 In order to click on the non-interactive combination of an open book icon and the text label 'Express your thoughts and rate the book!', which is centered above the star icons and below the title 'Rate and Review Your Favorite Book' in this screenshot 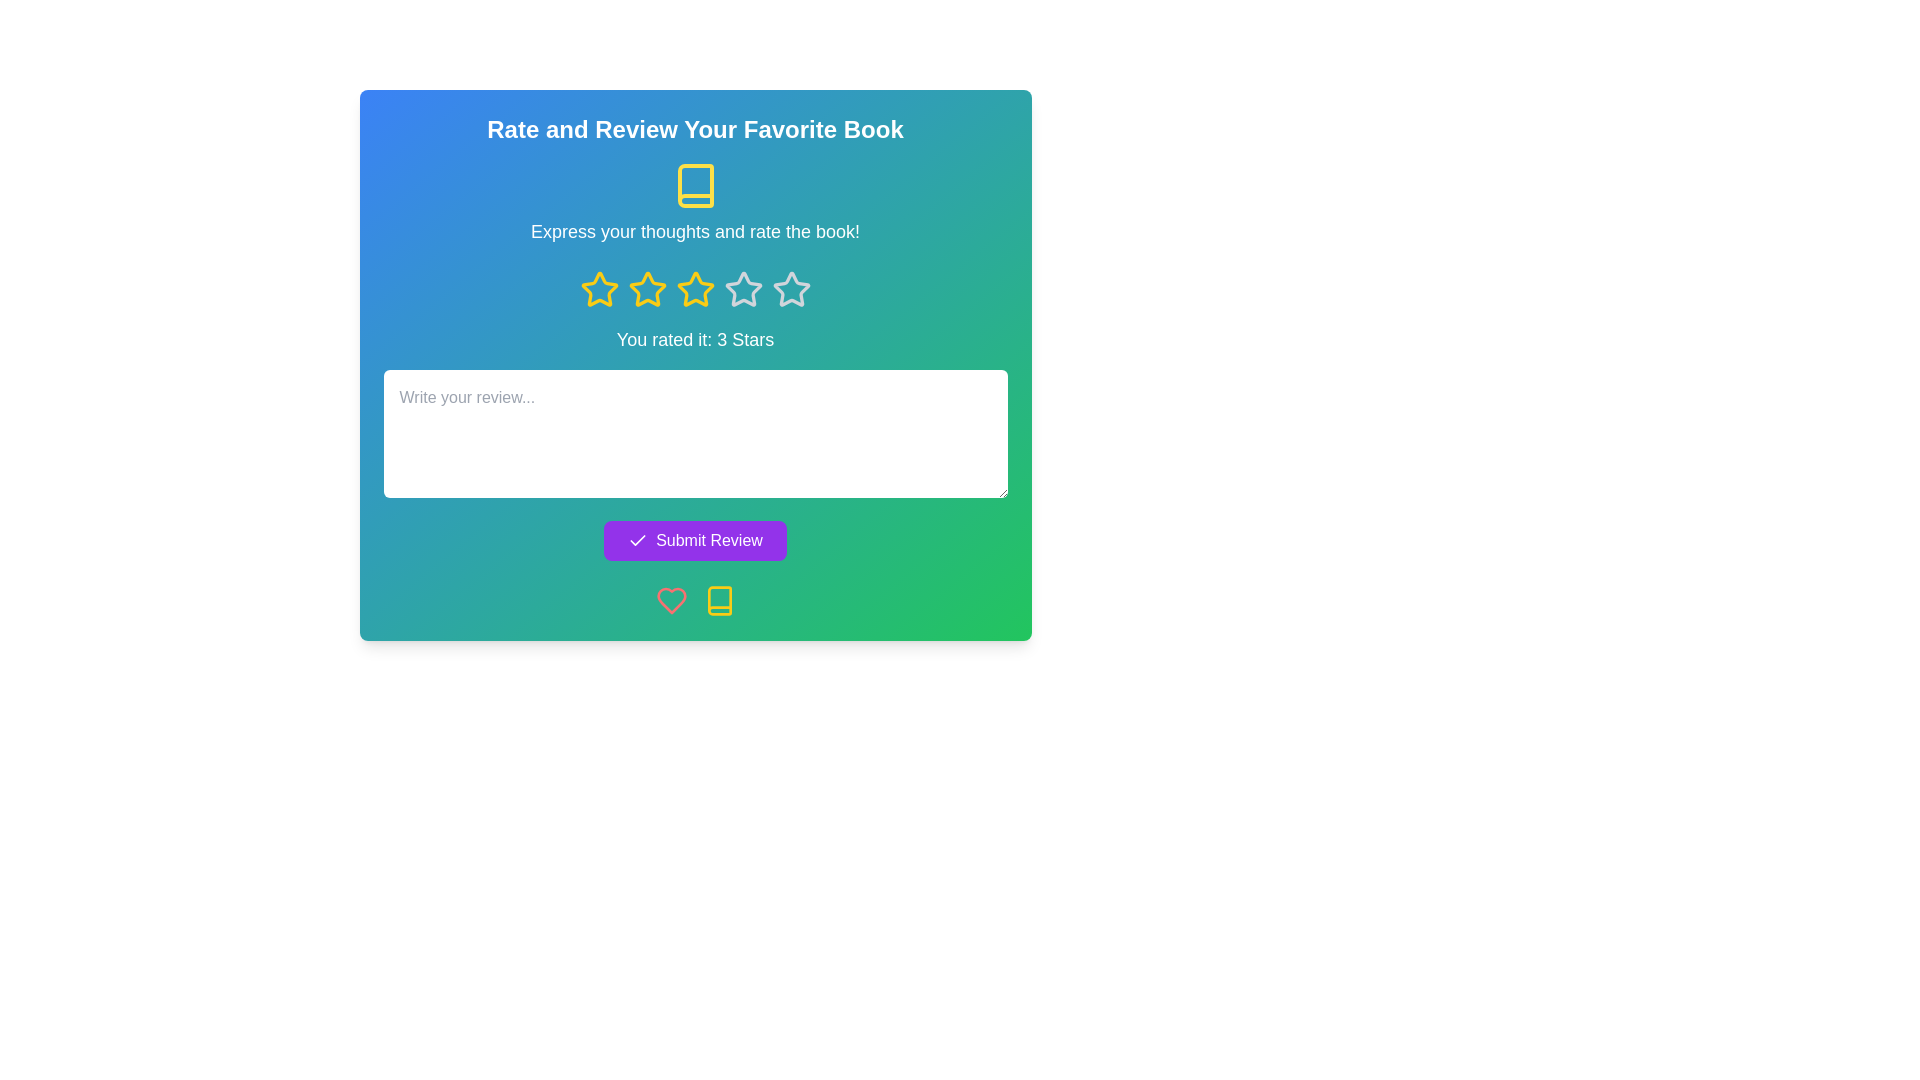, I will do `click(695, 204)`.